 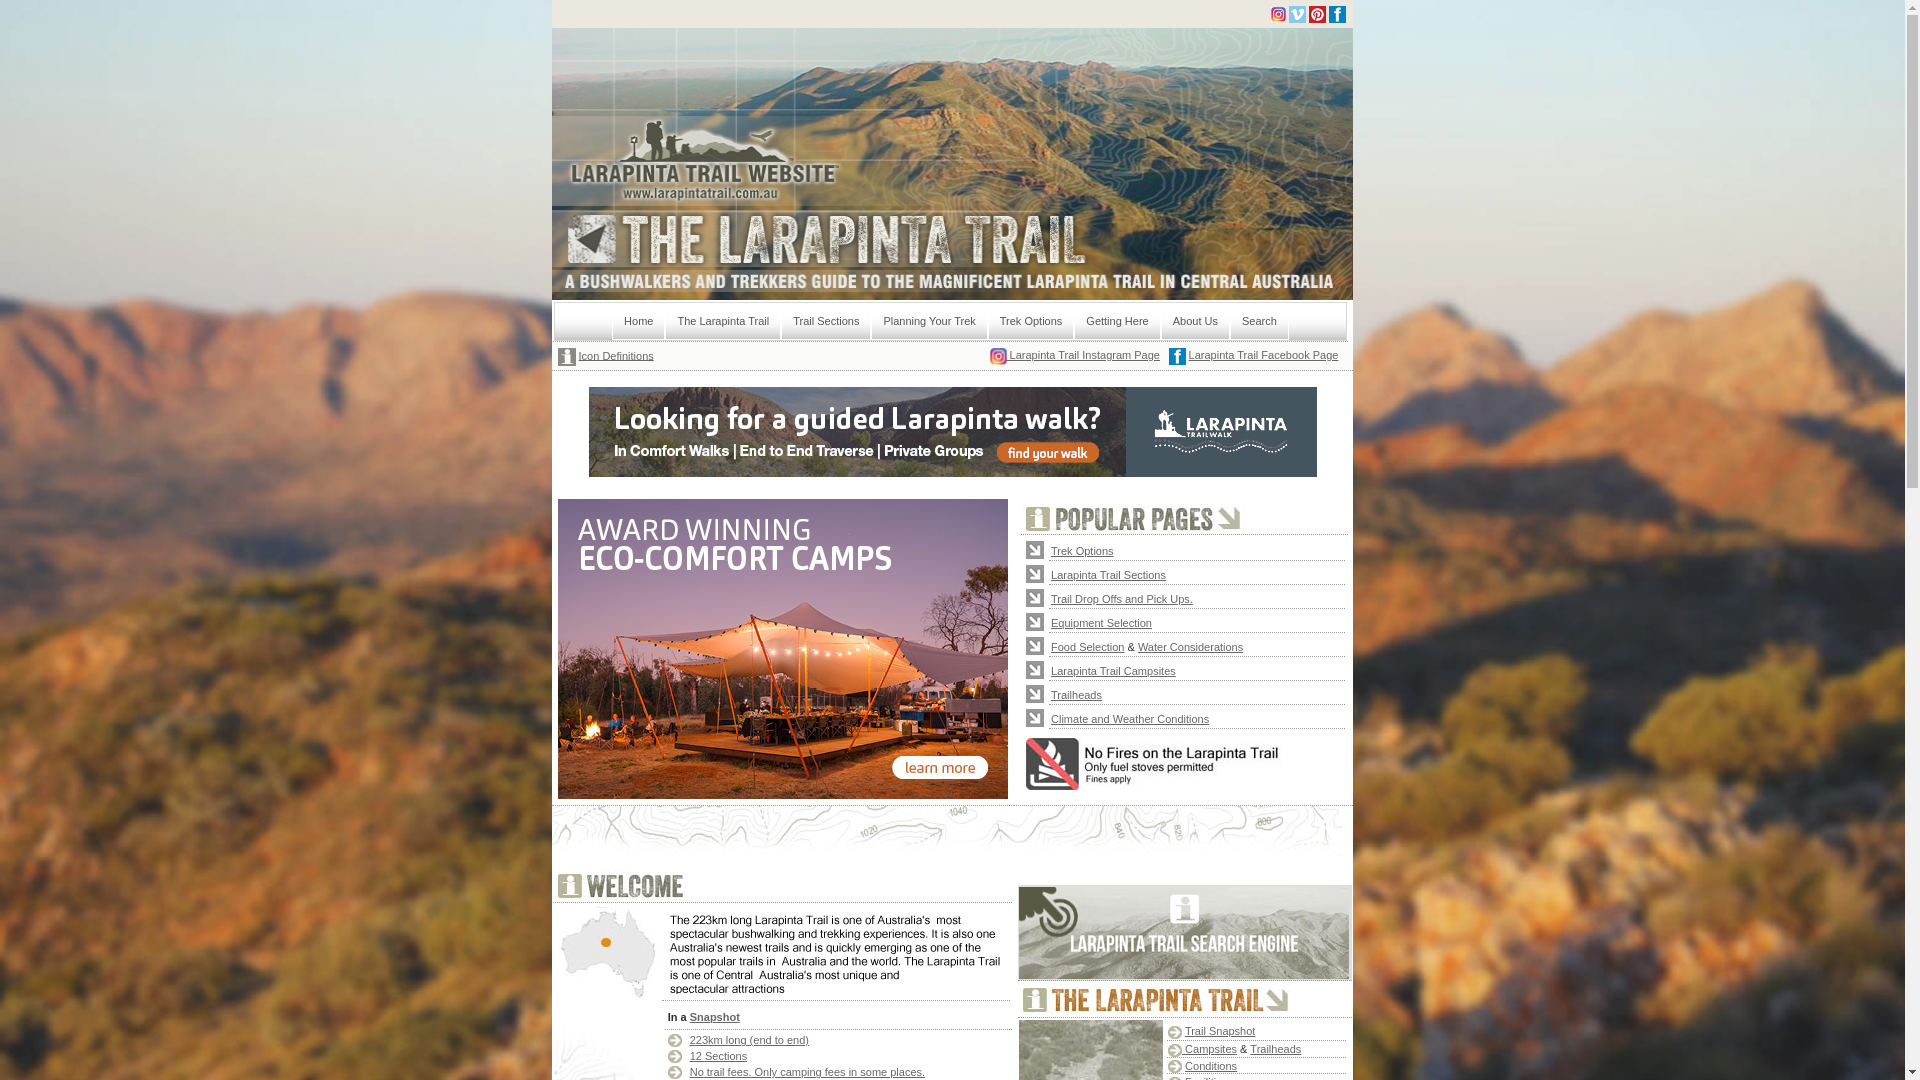 What do you see at coordinates (1075, 693) in the screenshot?
I see `'Trailheads'` at bounding box center [1075, 693].